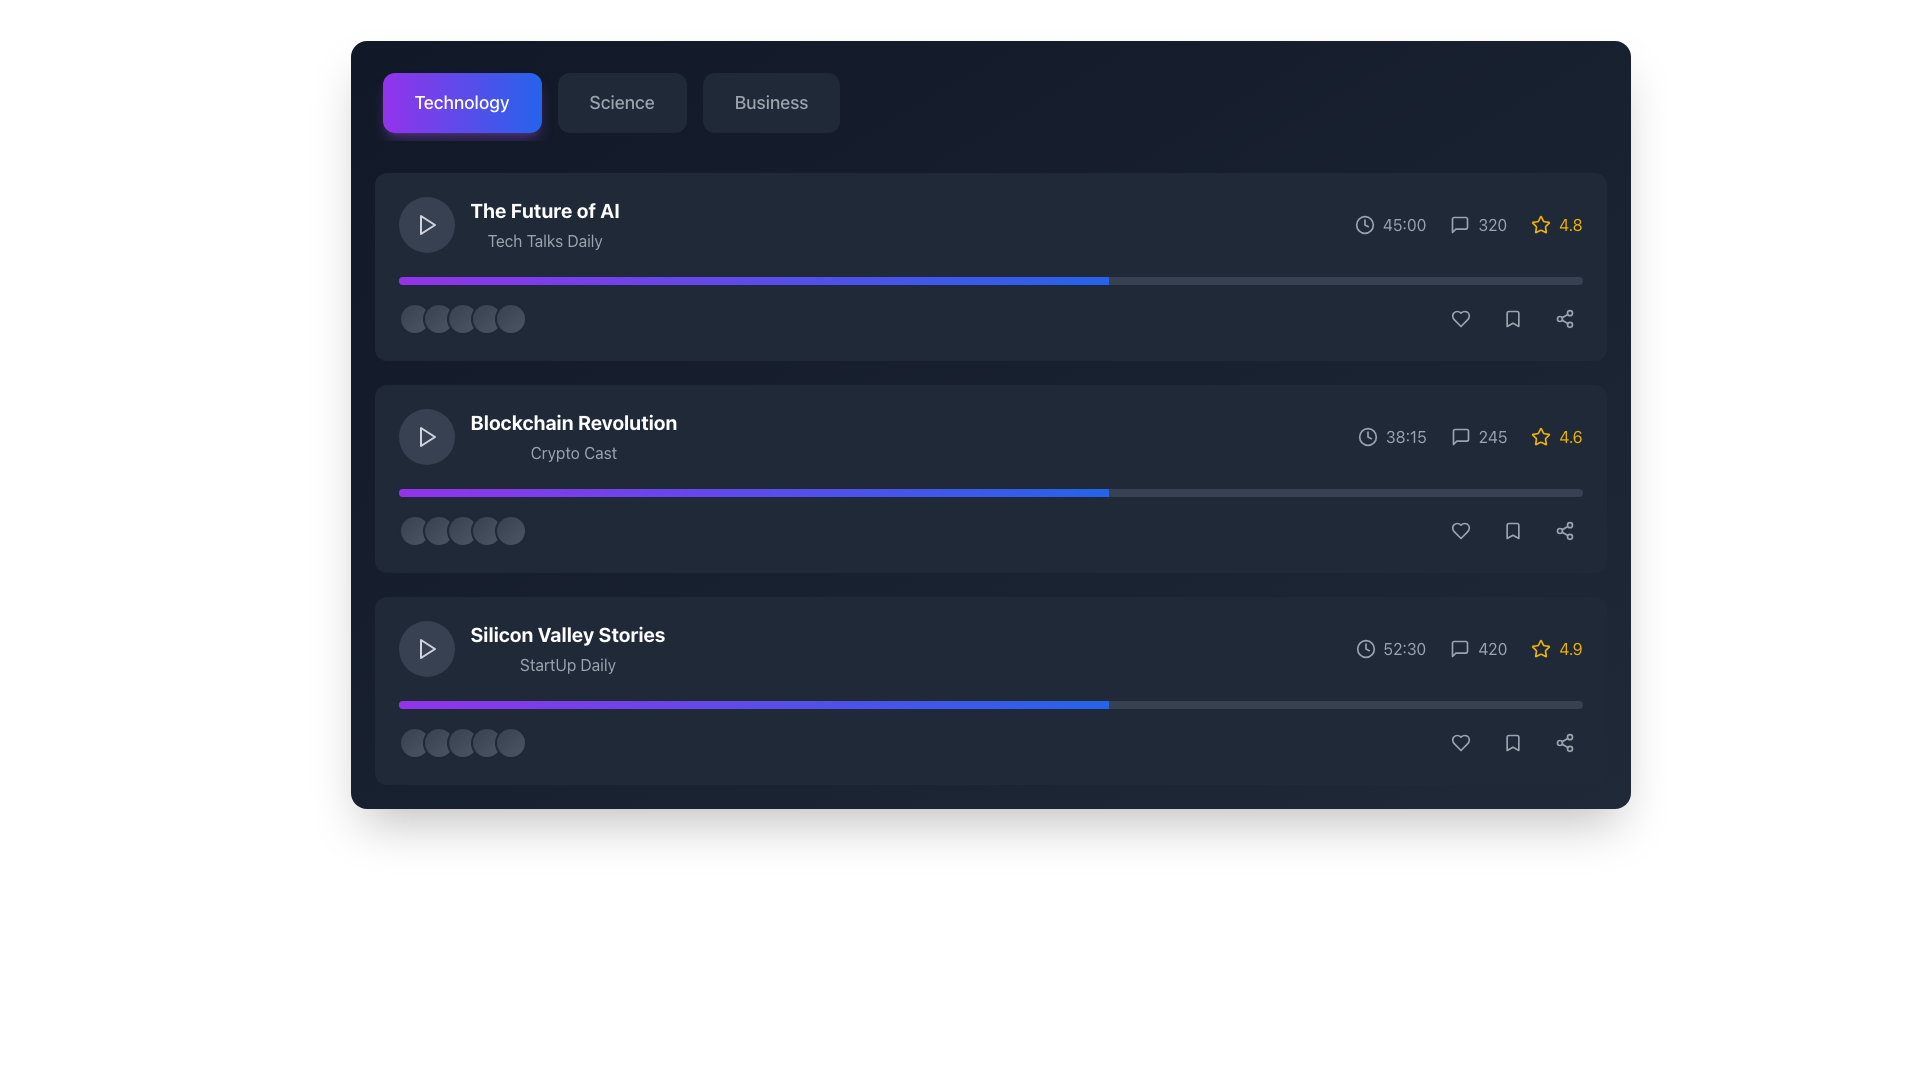 The image size is (1920, 1080). What do you see at coordinates (1512, 743) in the screenshot?
I see `the bookmark icon within the third list item titled 'Silicon Valley Stories'` at bounding box center [1512, 743].